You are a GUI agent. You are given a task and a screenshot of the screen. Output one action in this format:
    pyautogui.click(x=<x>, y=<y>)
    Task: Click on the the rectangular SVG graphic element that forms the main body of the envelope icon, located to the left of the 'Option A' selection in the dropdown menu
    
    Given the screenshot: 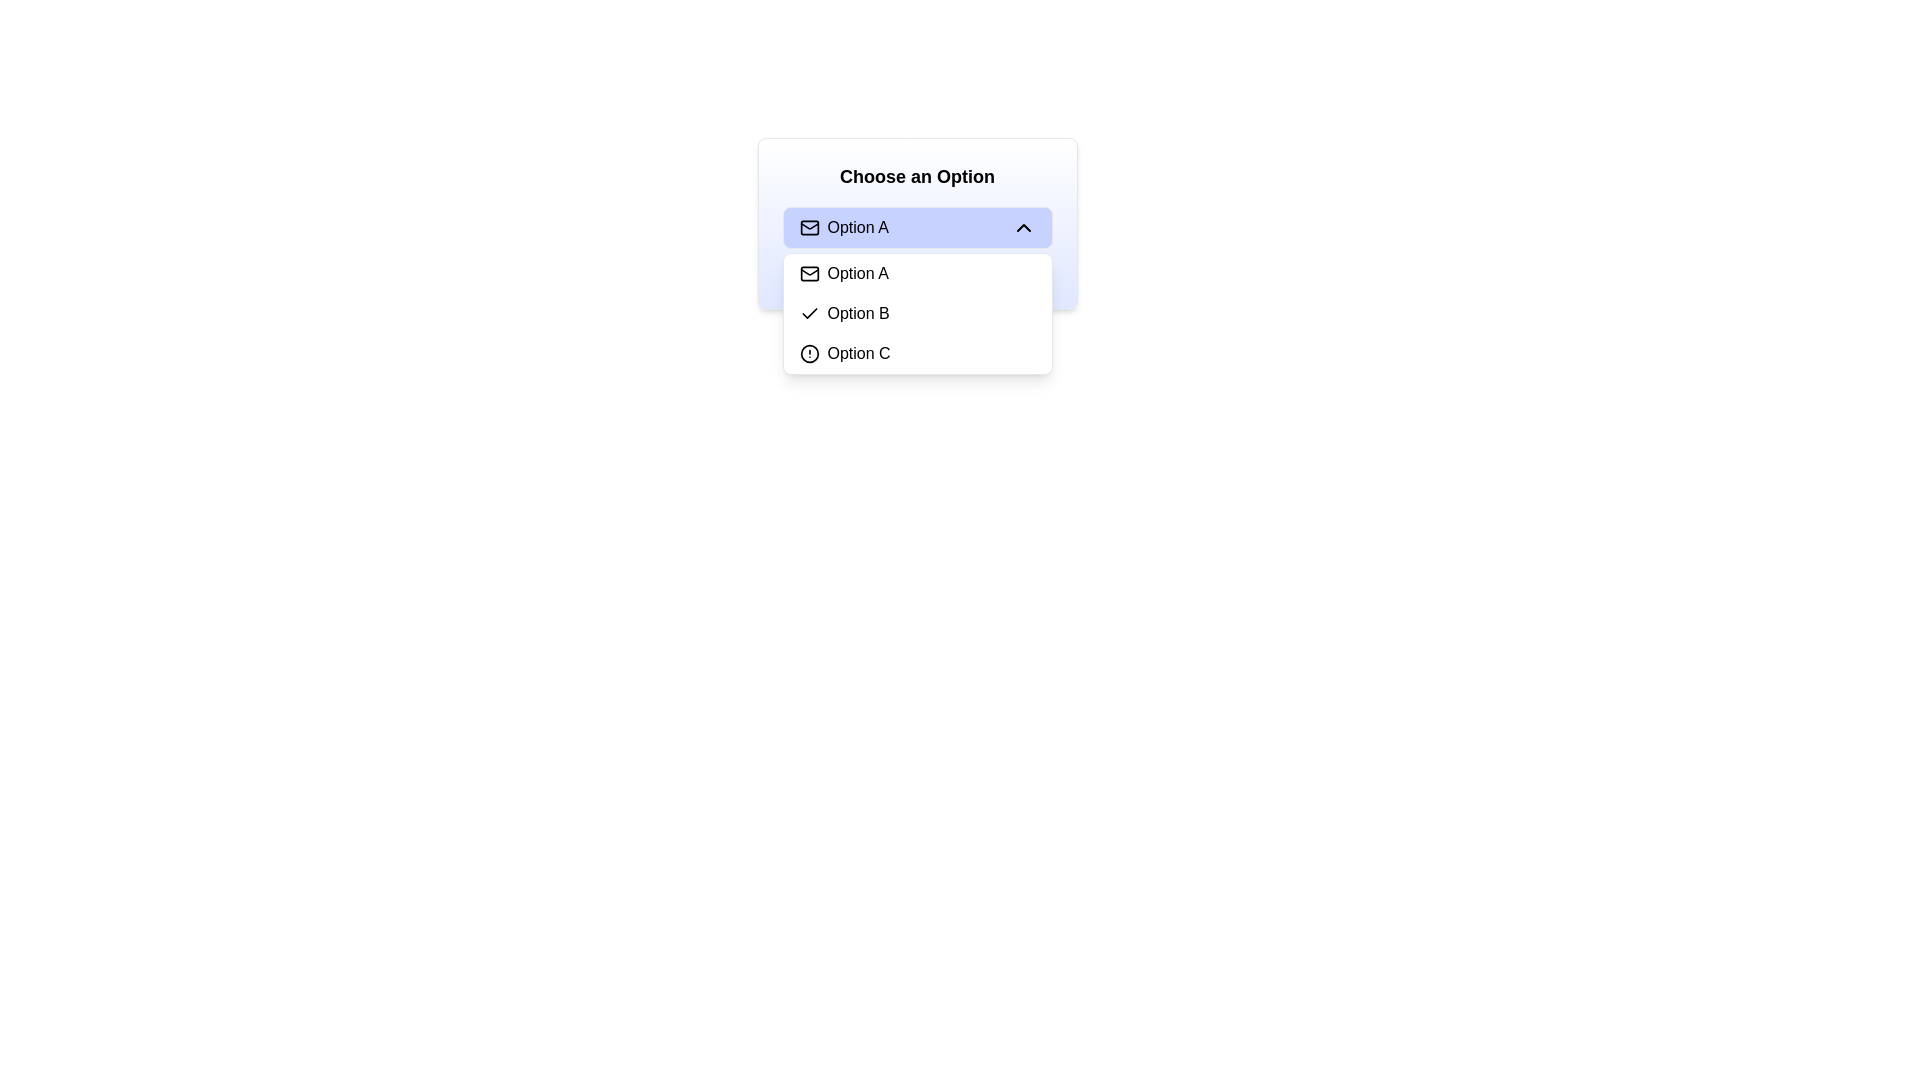 What is the action you would take?
    pyautogui.click(x=809, y=273)
    